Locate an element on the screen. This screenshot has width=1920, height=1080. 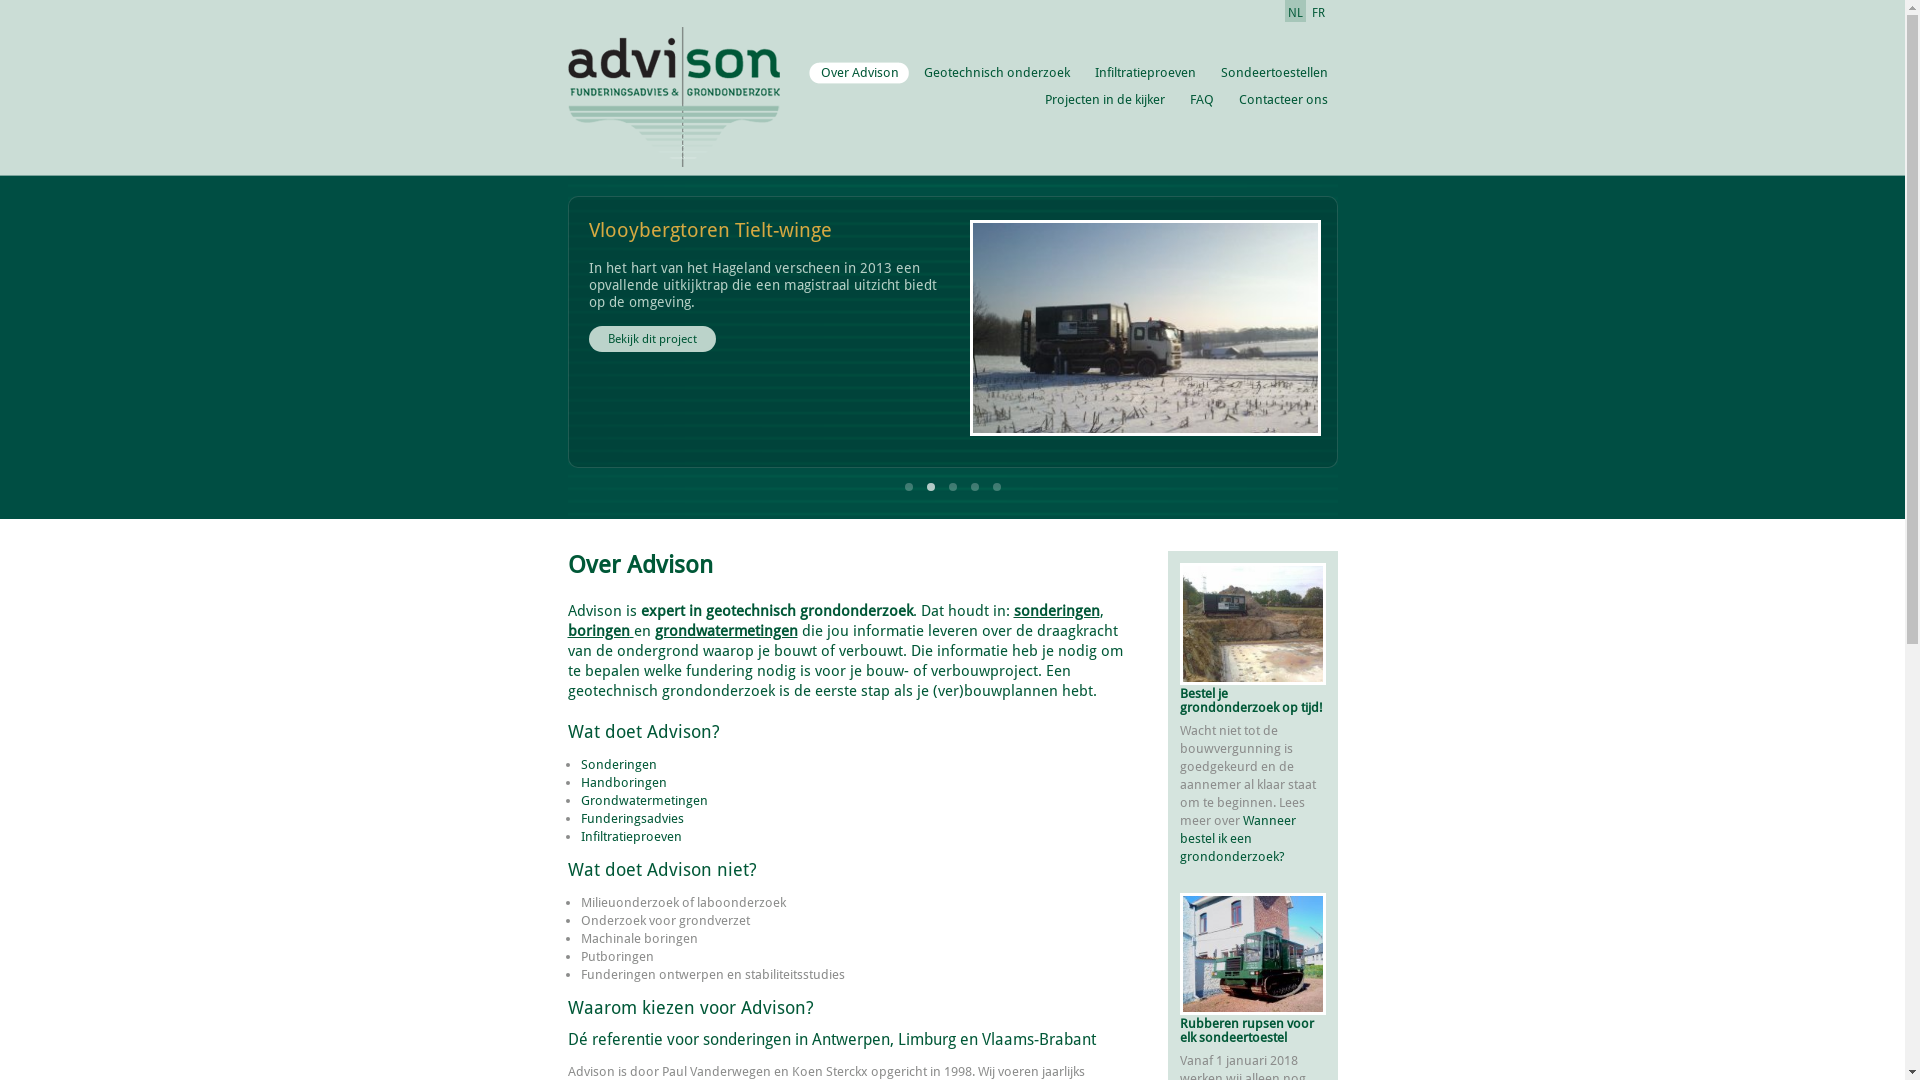
'Handboringen' is located at coordinates (579, 781).